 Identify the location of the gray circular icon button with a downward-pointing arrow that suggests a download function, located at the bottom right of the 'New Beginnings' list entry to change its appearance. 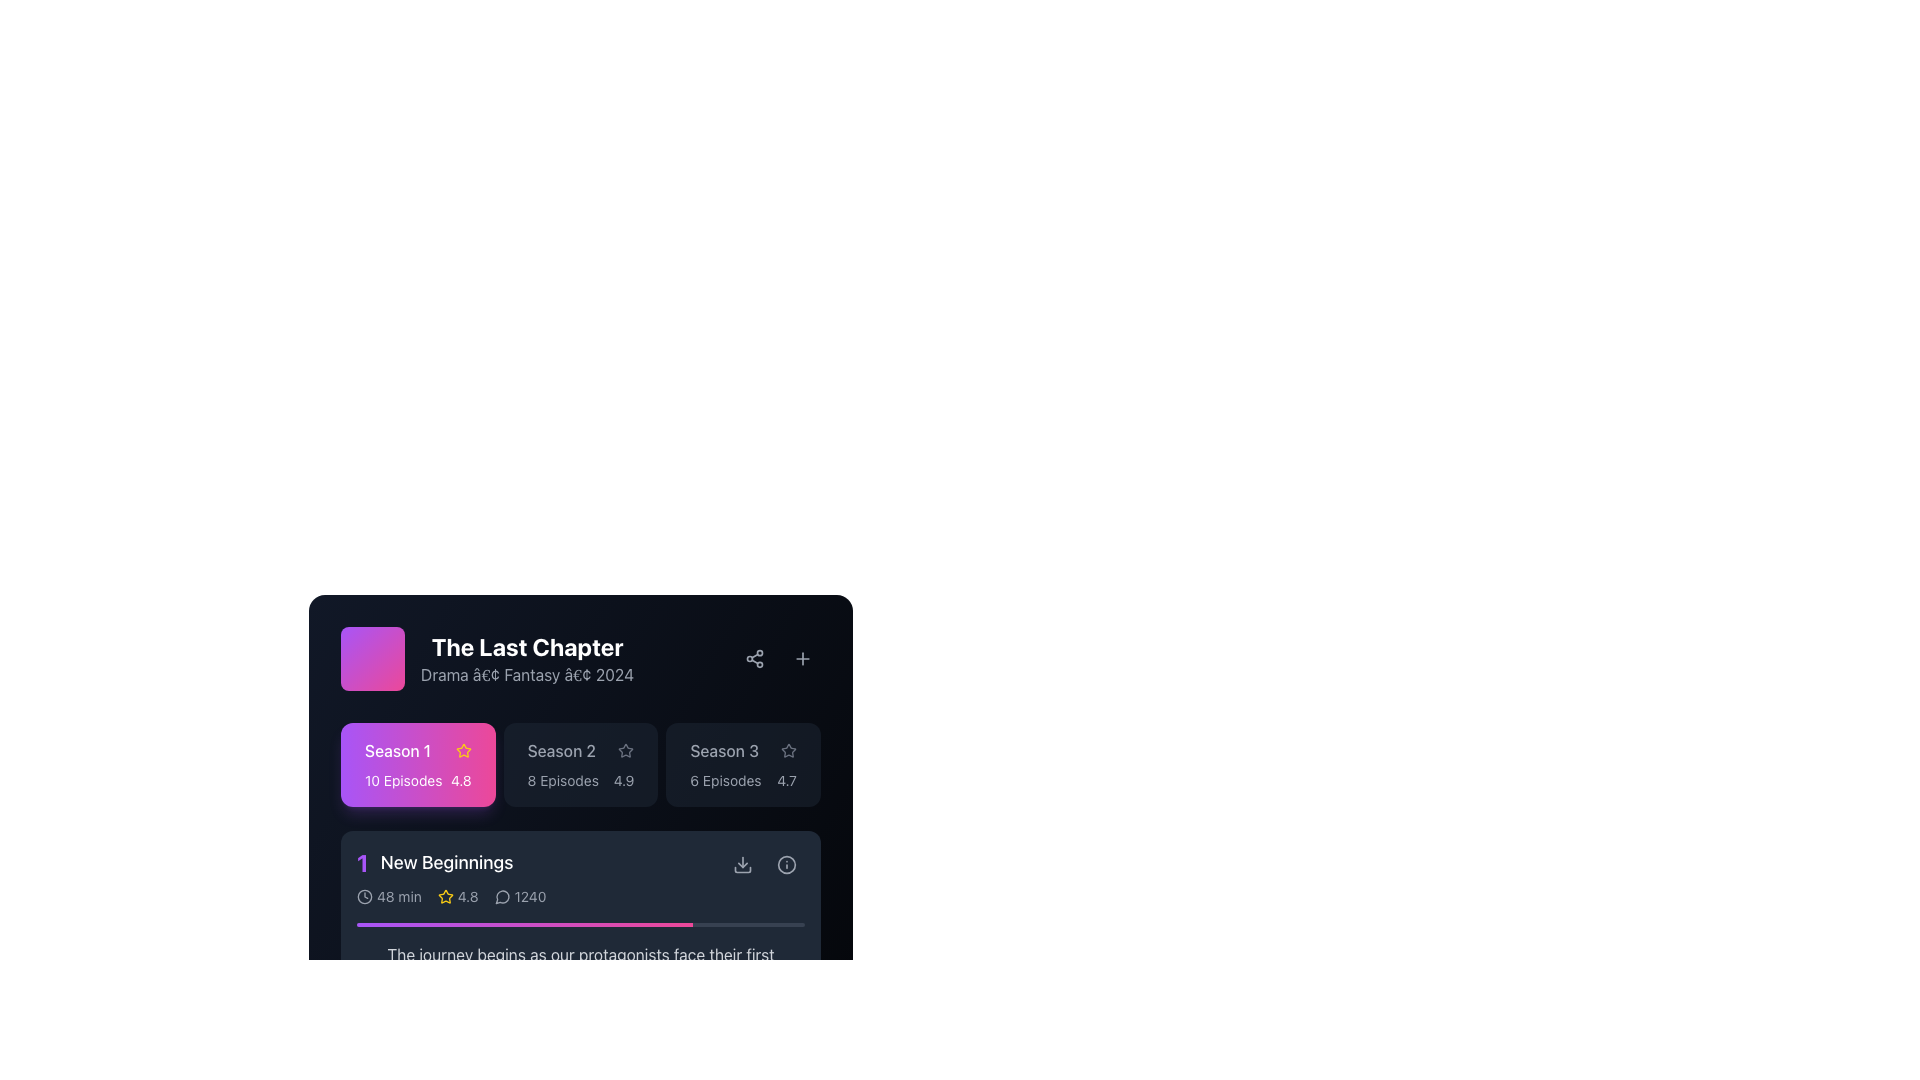
(742, 863).